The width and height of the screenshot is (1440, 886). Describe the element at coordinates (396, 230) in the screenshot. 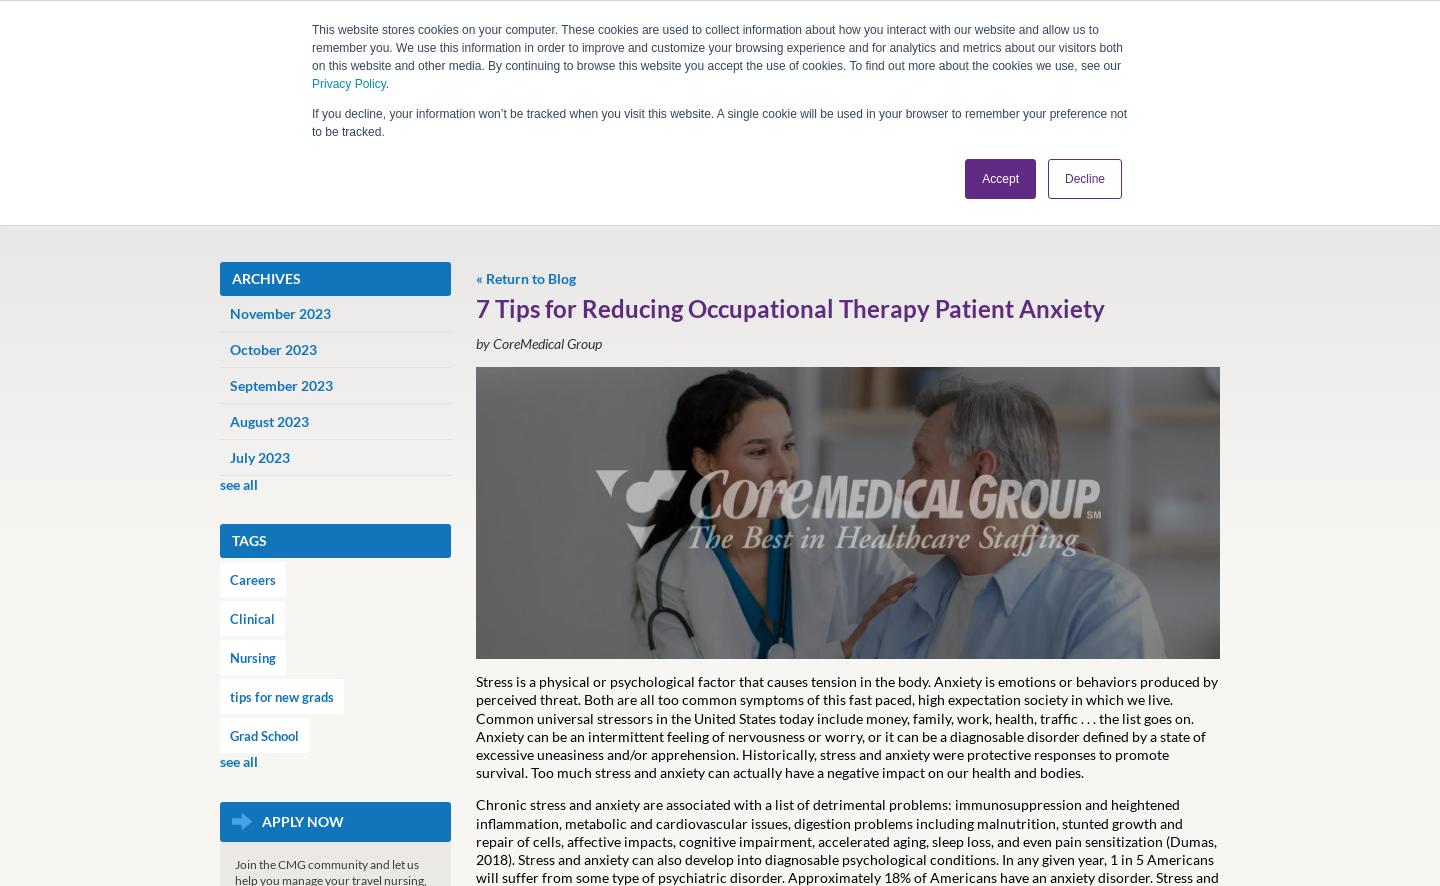

I see `'Job Search'` at that location.